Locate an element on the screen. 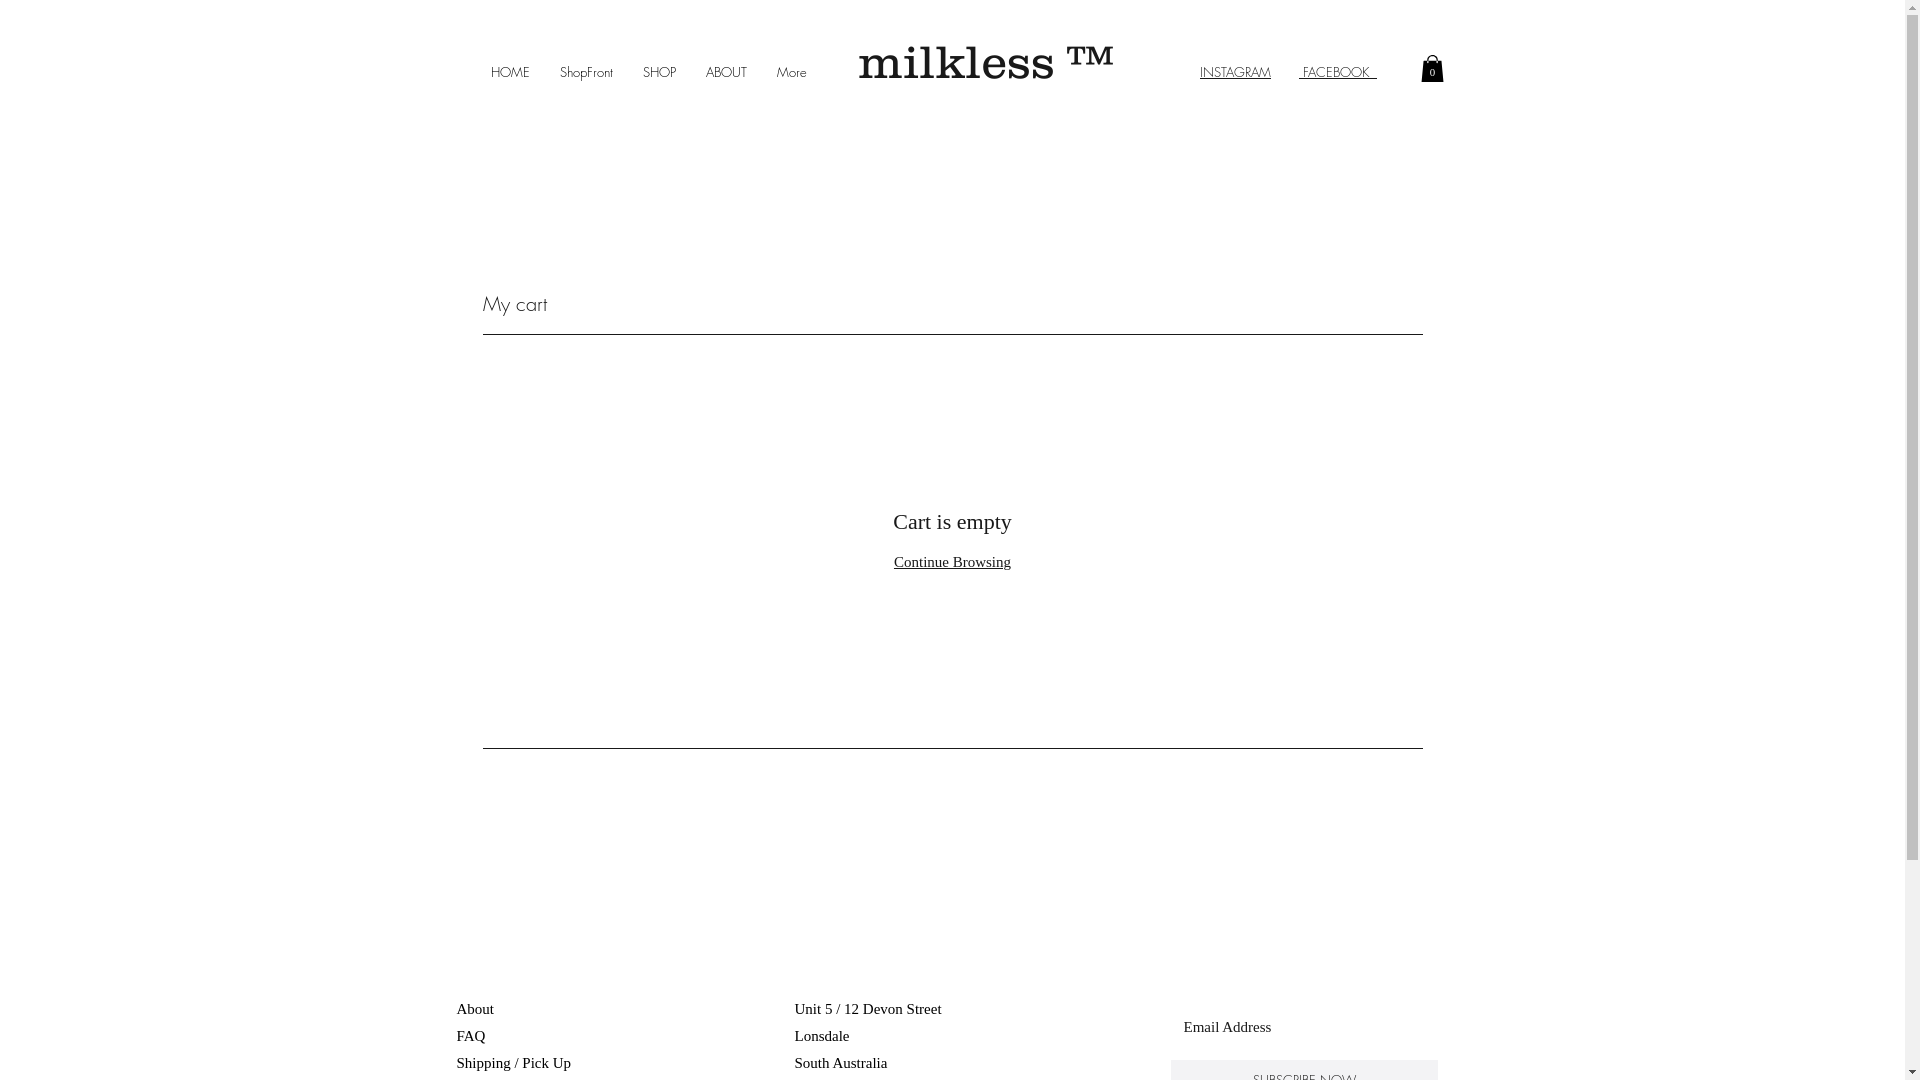 The width and height of the screenshot is (1920, 1080). 'ShopFront' is located at coordinates (545, 71).